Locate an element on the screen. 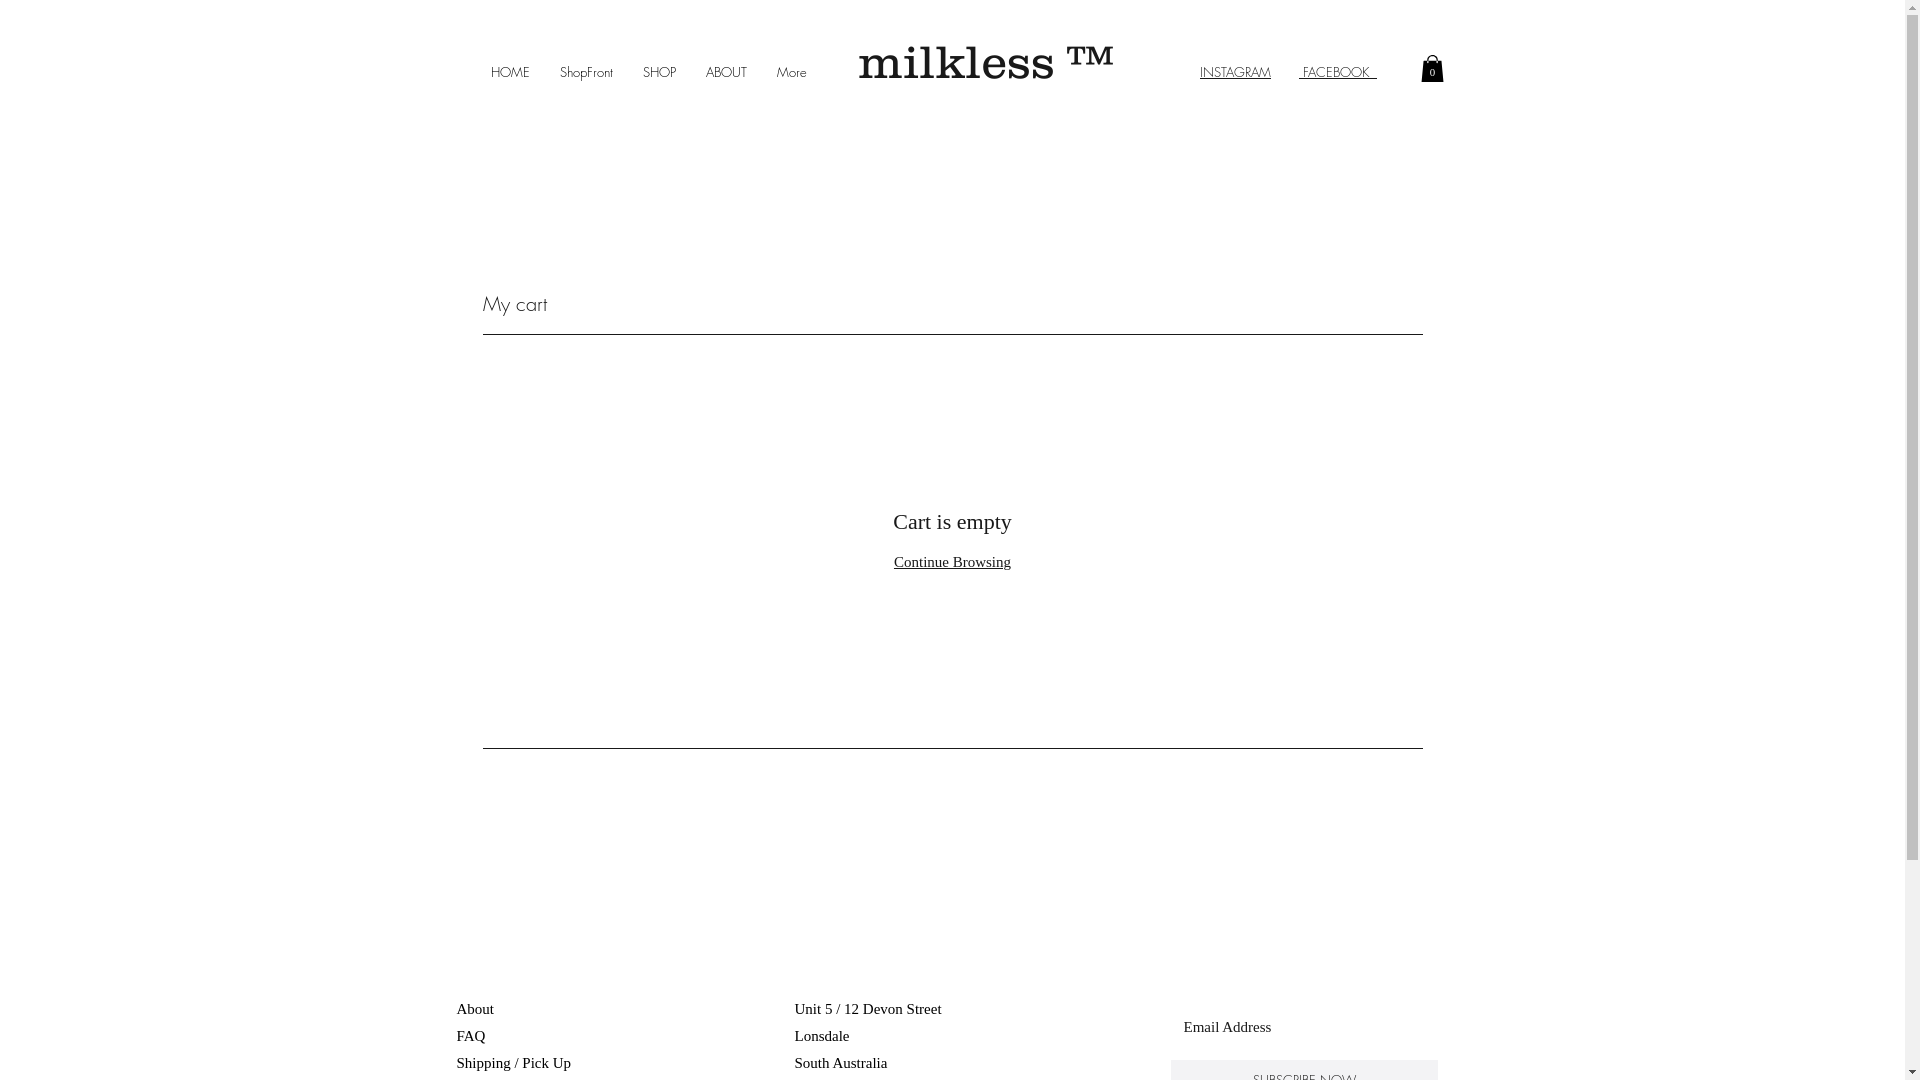 The width and height of the screenshot is (1920, 1080). 'ShopFront' is located at coordinates (545, 71).